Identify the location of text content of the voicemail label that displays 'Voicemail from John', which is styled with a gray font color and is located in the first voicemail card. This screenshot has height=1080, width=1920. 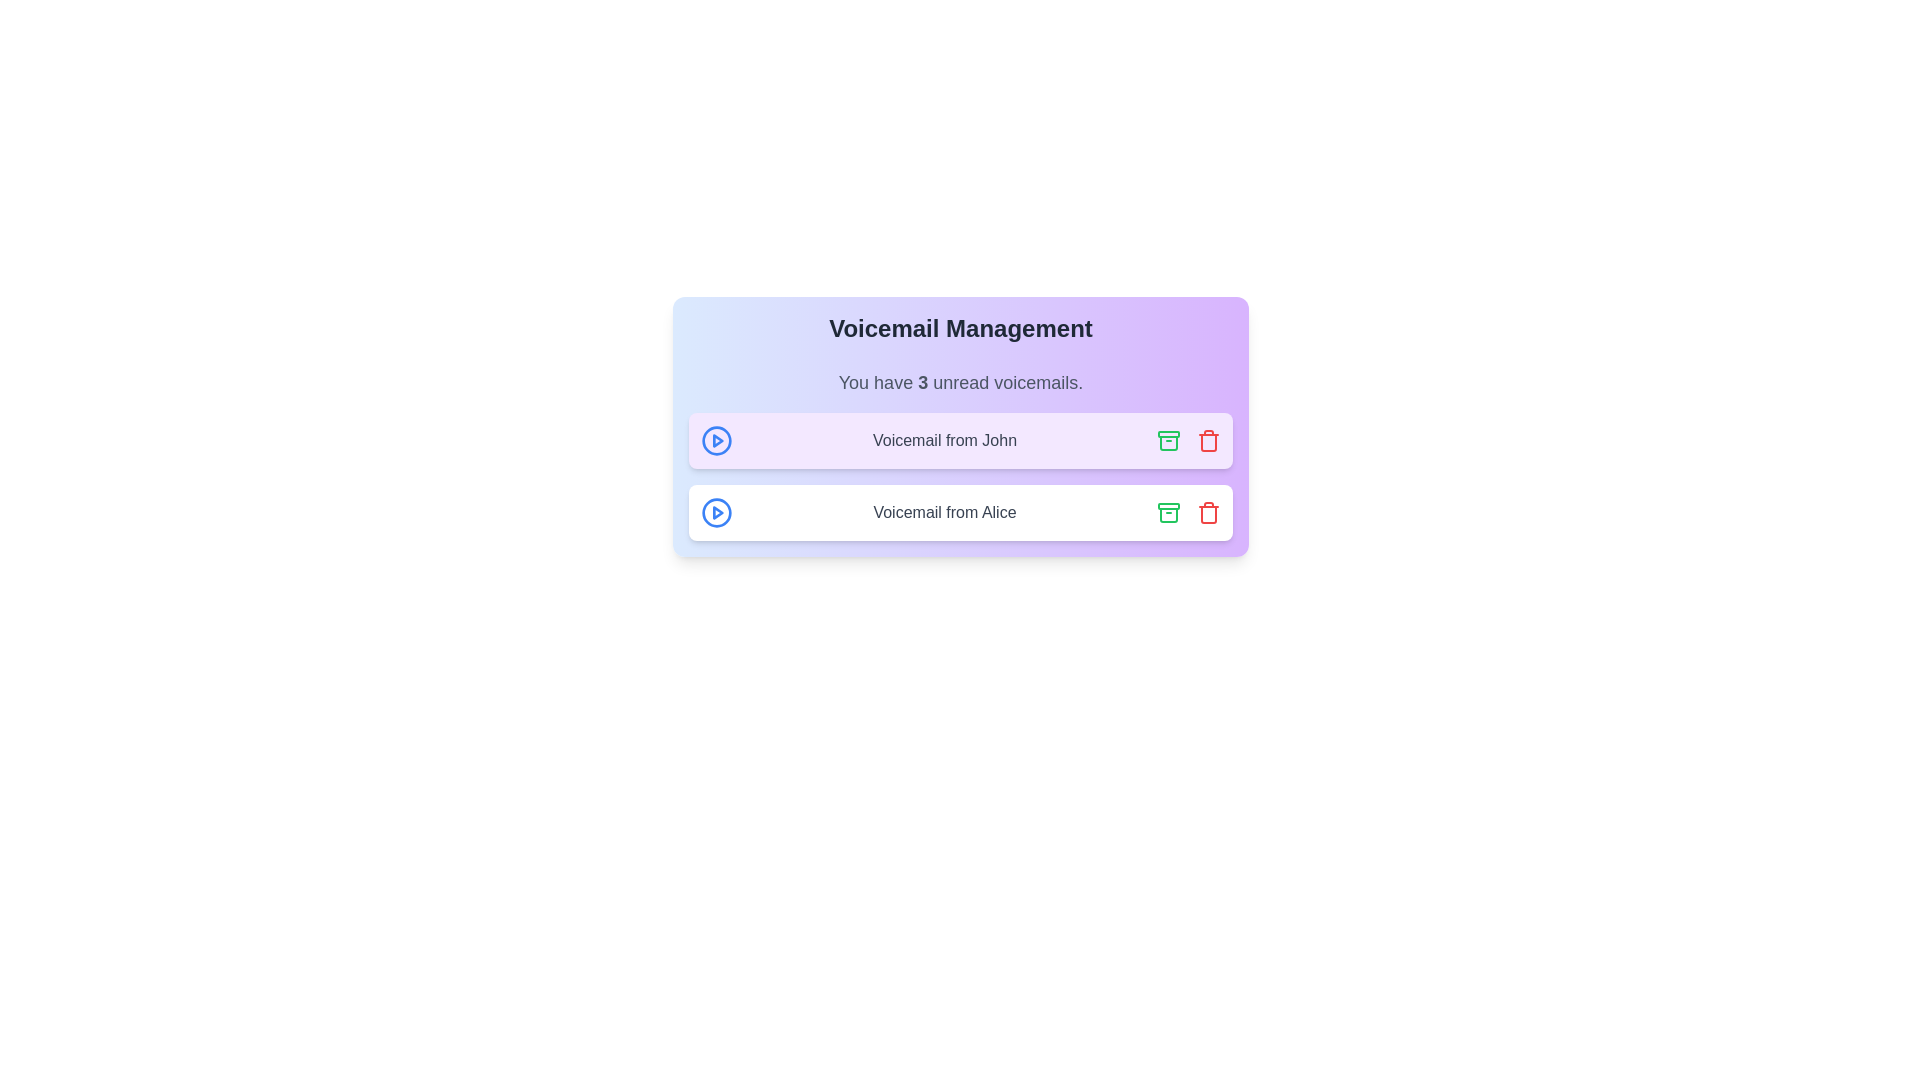
(944, 439).